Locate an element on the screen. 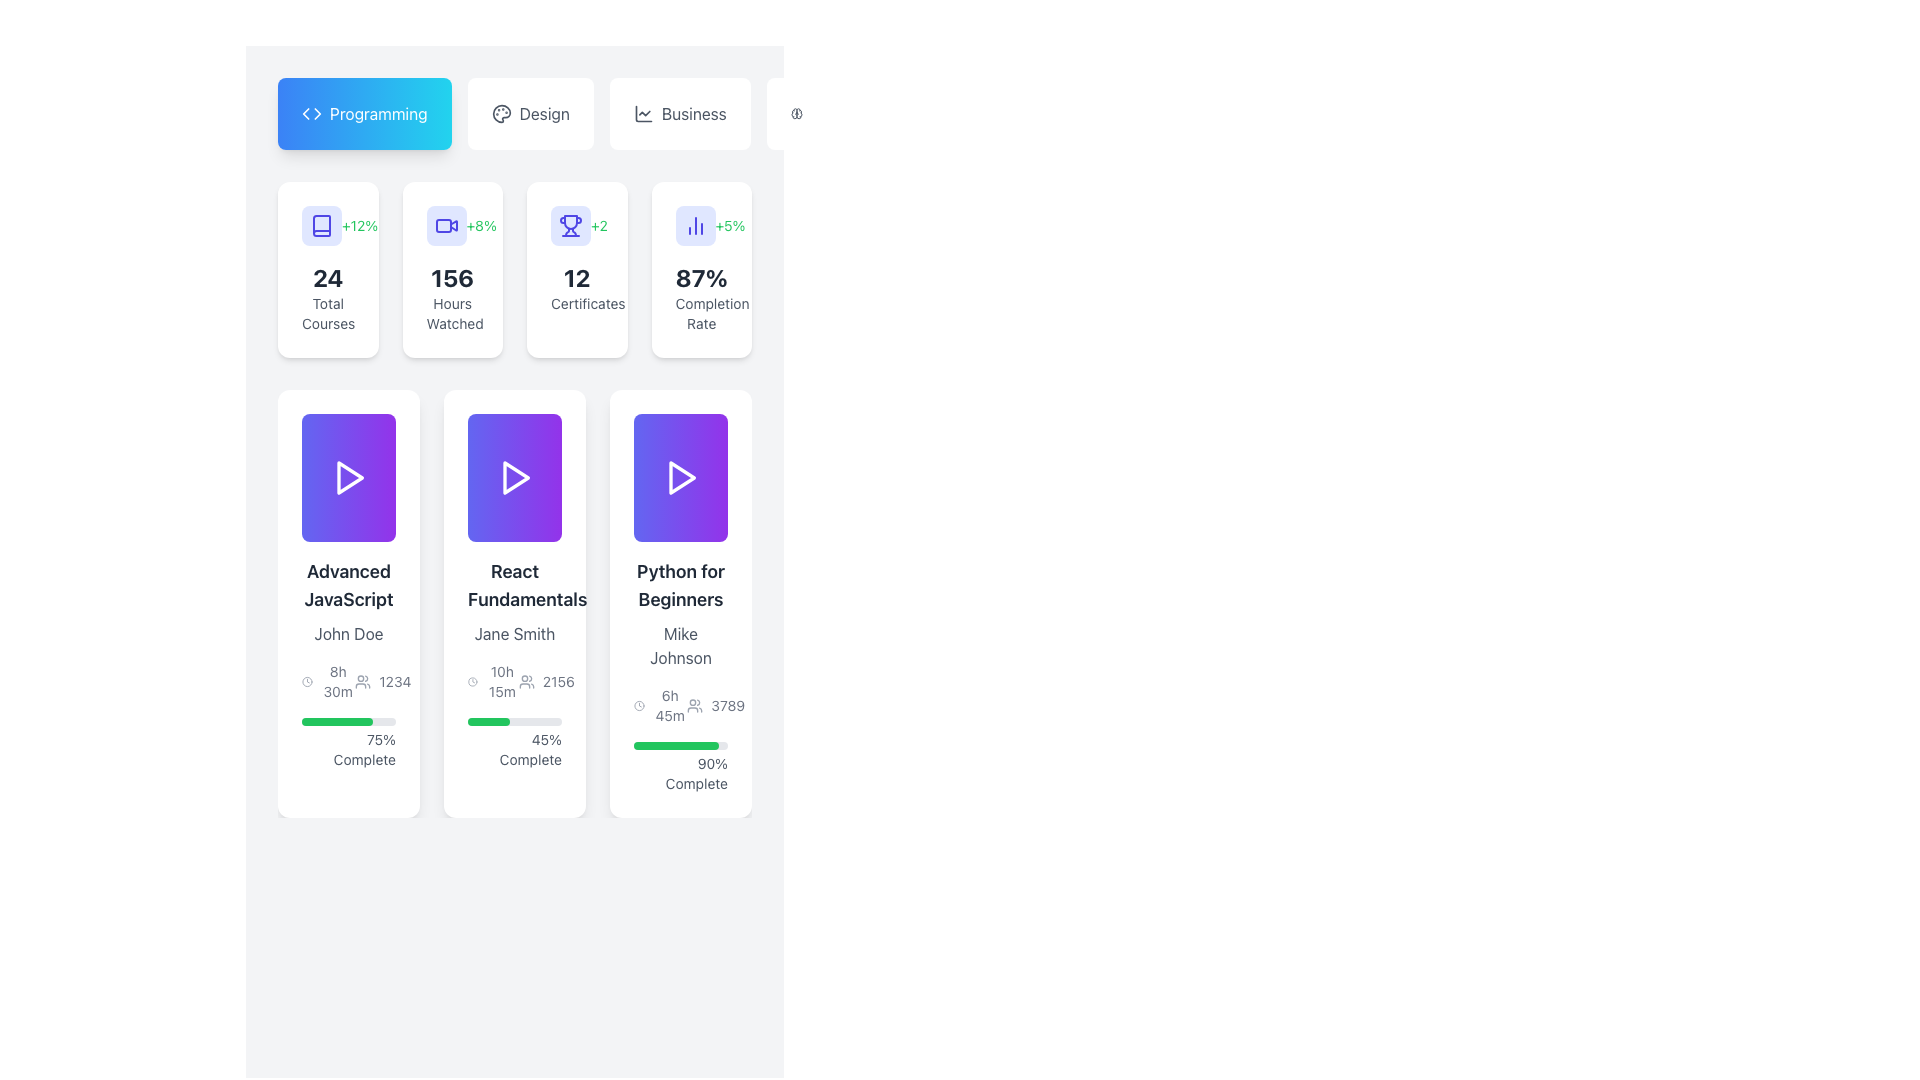 This screenshot has height=1080, width=1920. value displayed in the bold text element showing '87%' located at the top-right section of the fourth informational card on the dashboard interface is located at coordinates (701, 277).